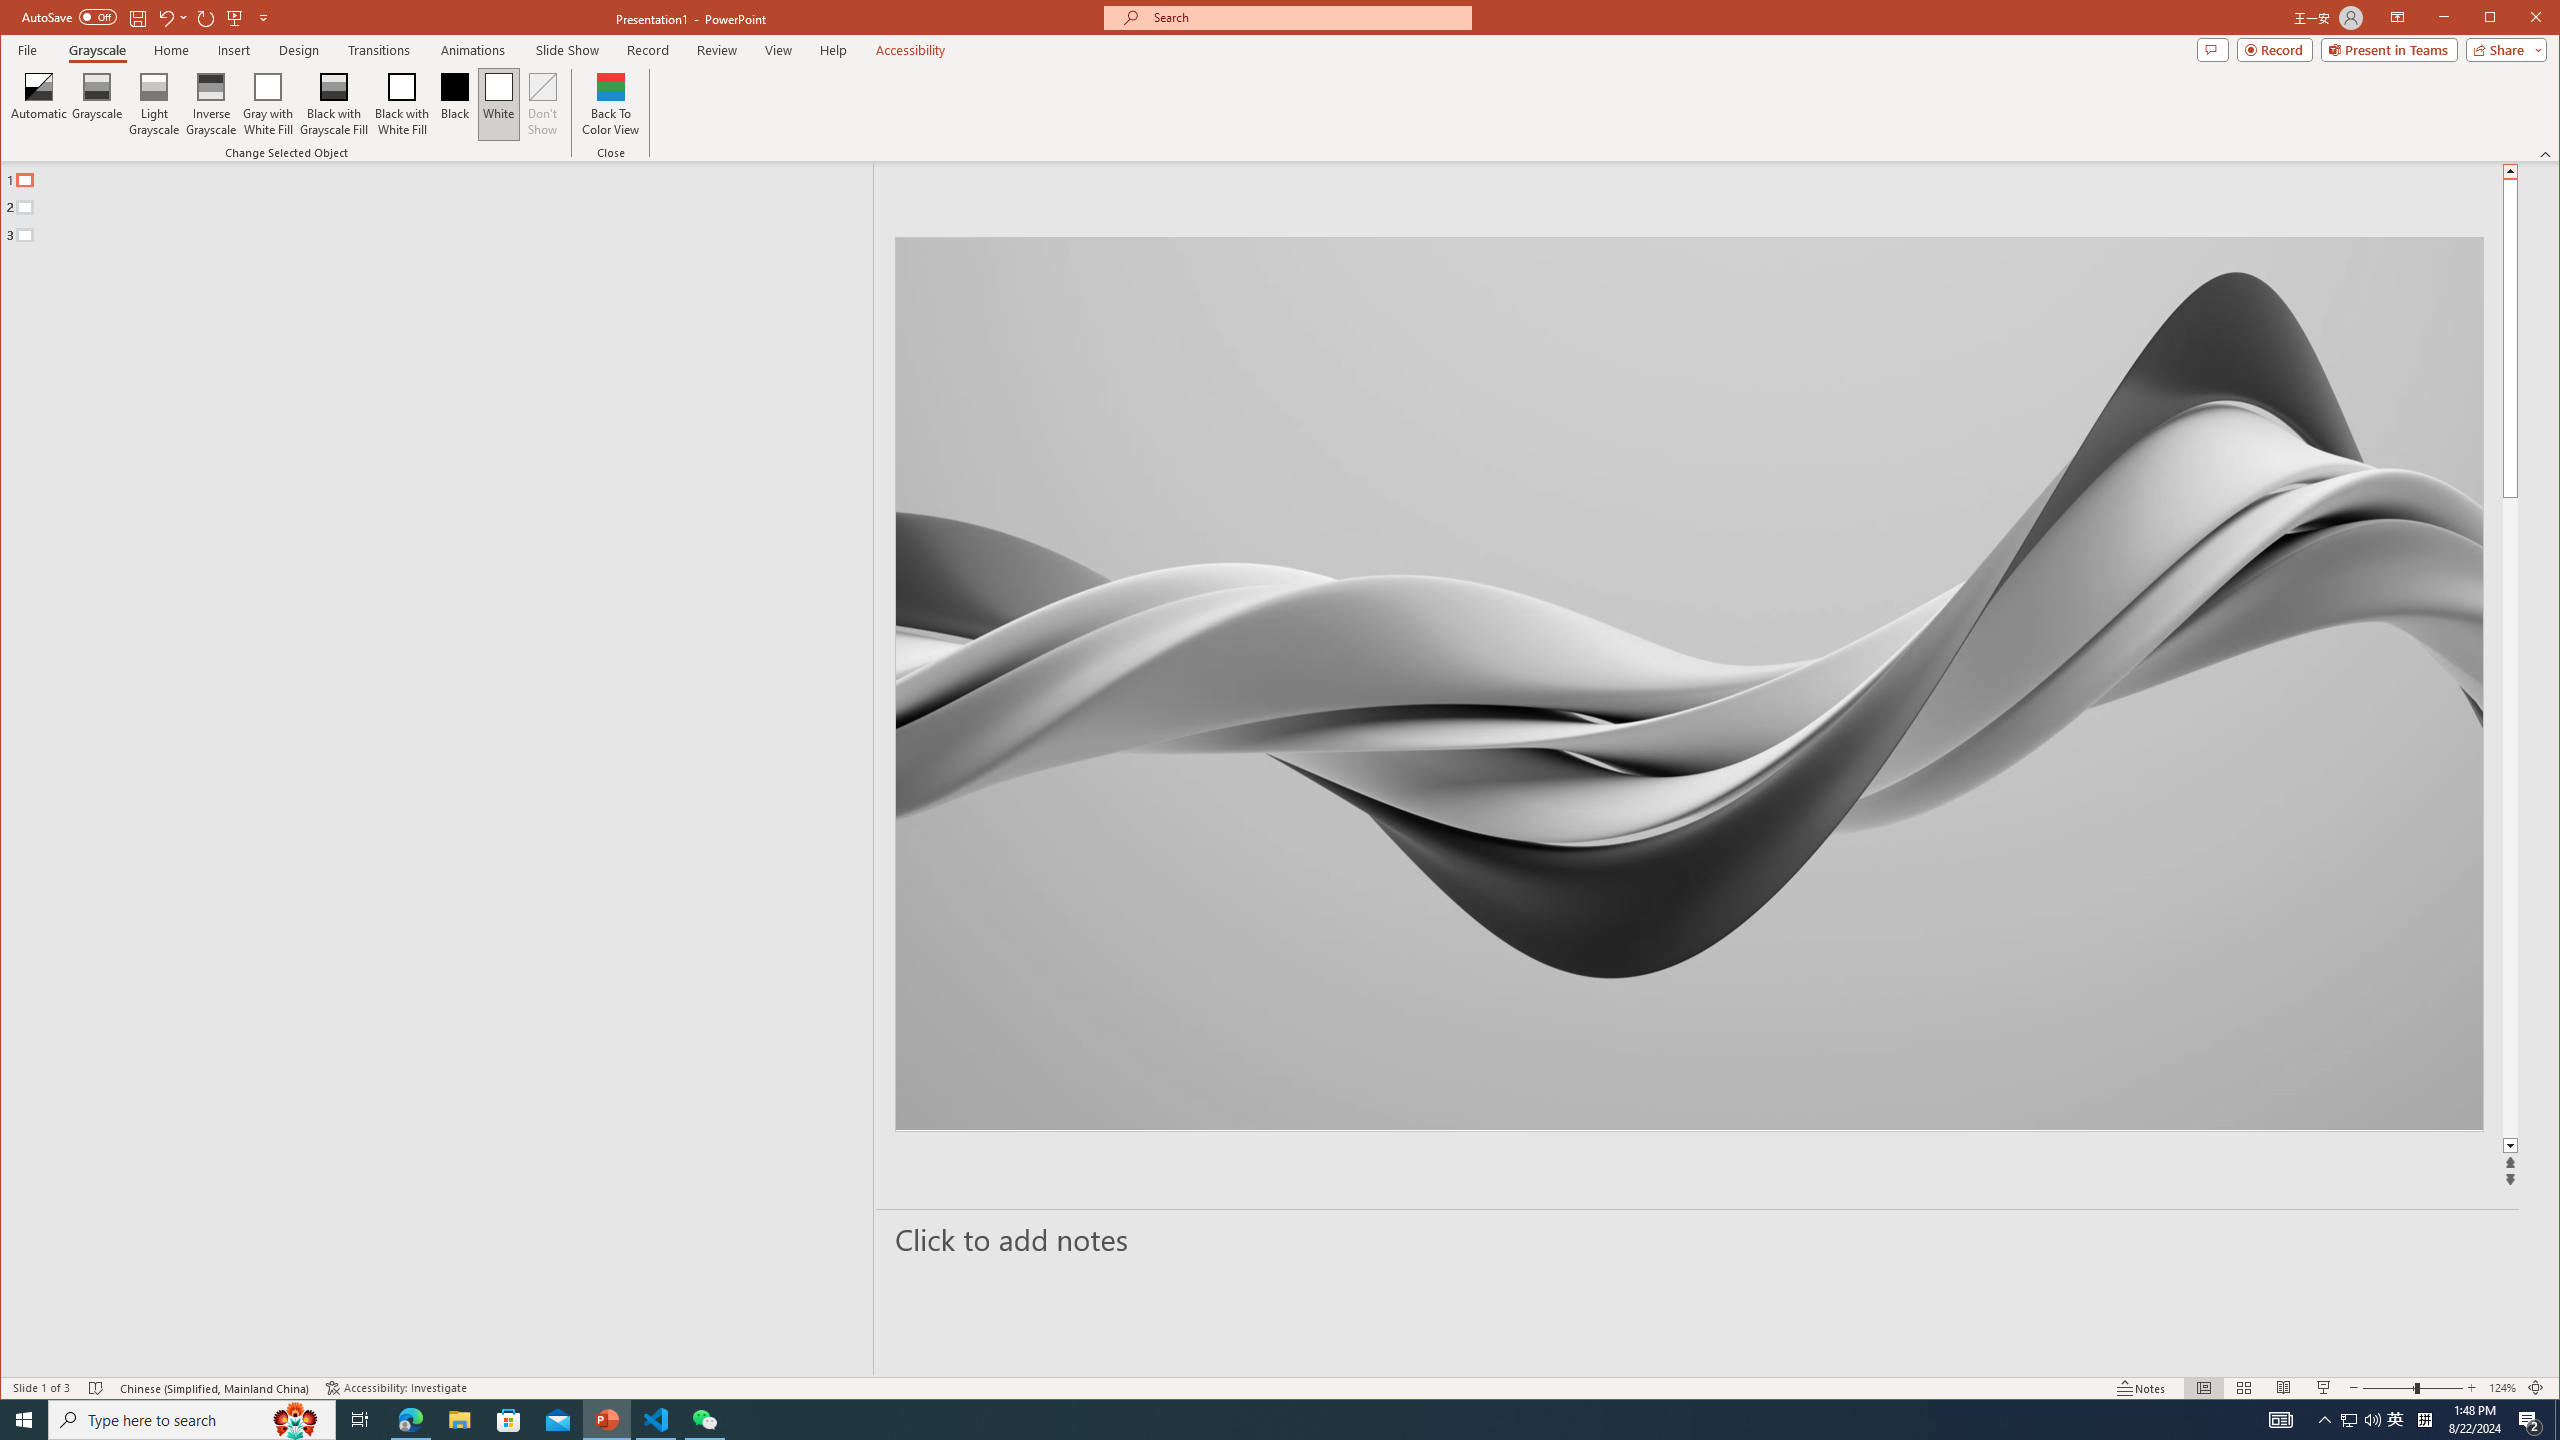 The width and height of the screenshot is (2560, 1440). What do you see at coordinates (294, 1418) in the screenshot?
I see `'Search highlights icon opens search home window'` at bounding box center [294, 1418].